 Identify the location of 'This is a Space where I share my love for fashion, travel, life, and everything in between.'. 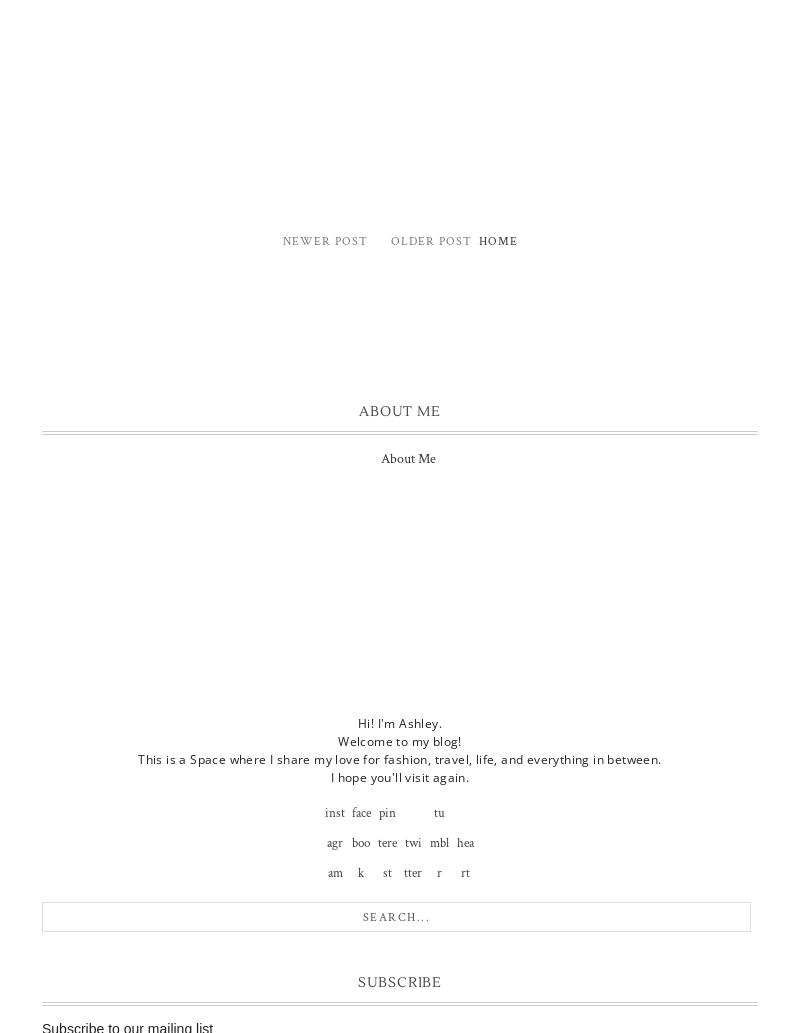
(138, 758).